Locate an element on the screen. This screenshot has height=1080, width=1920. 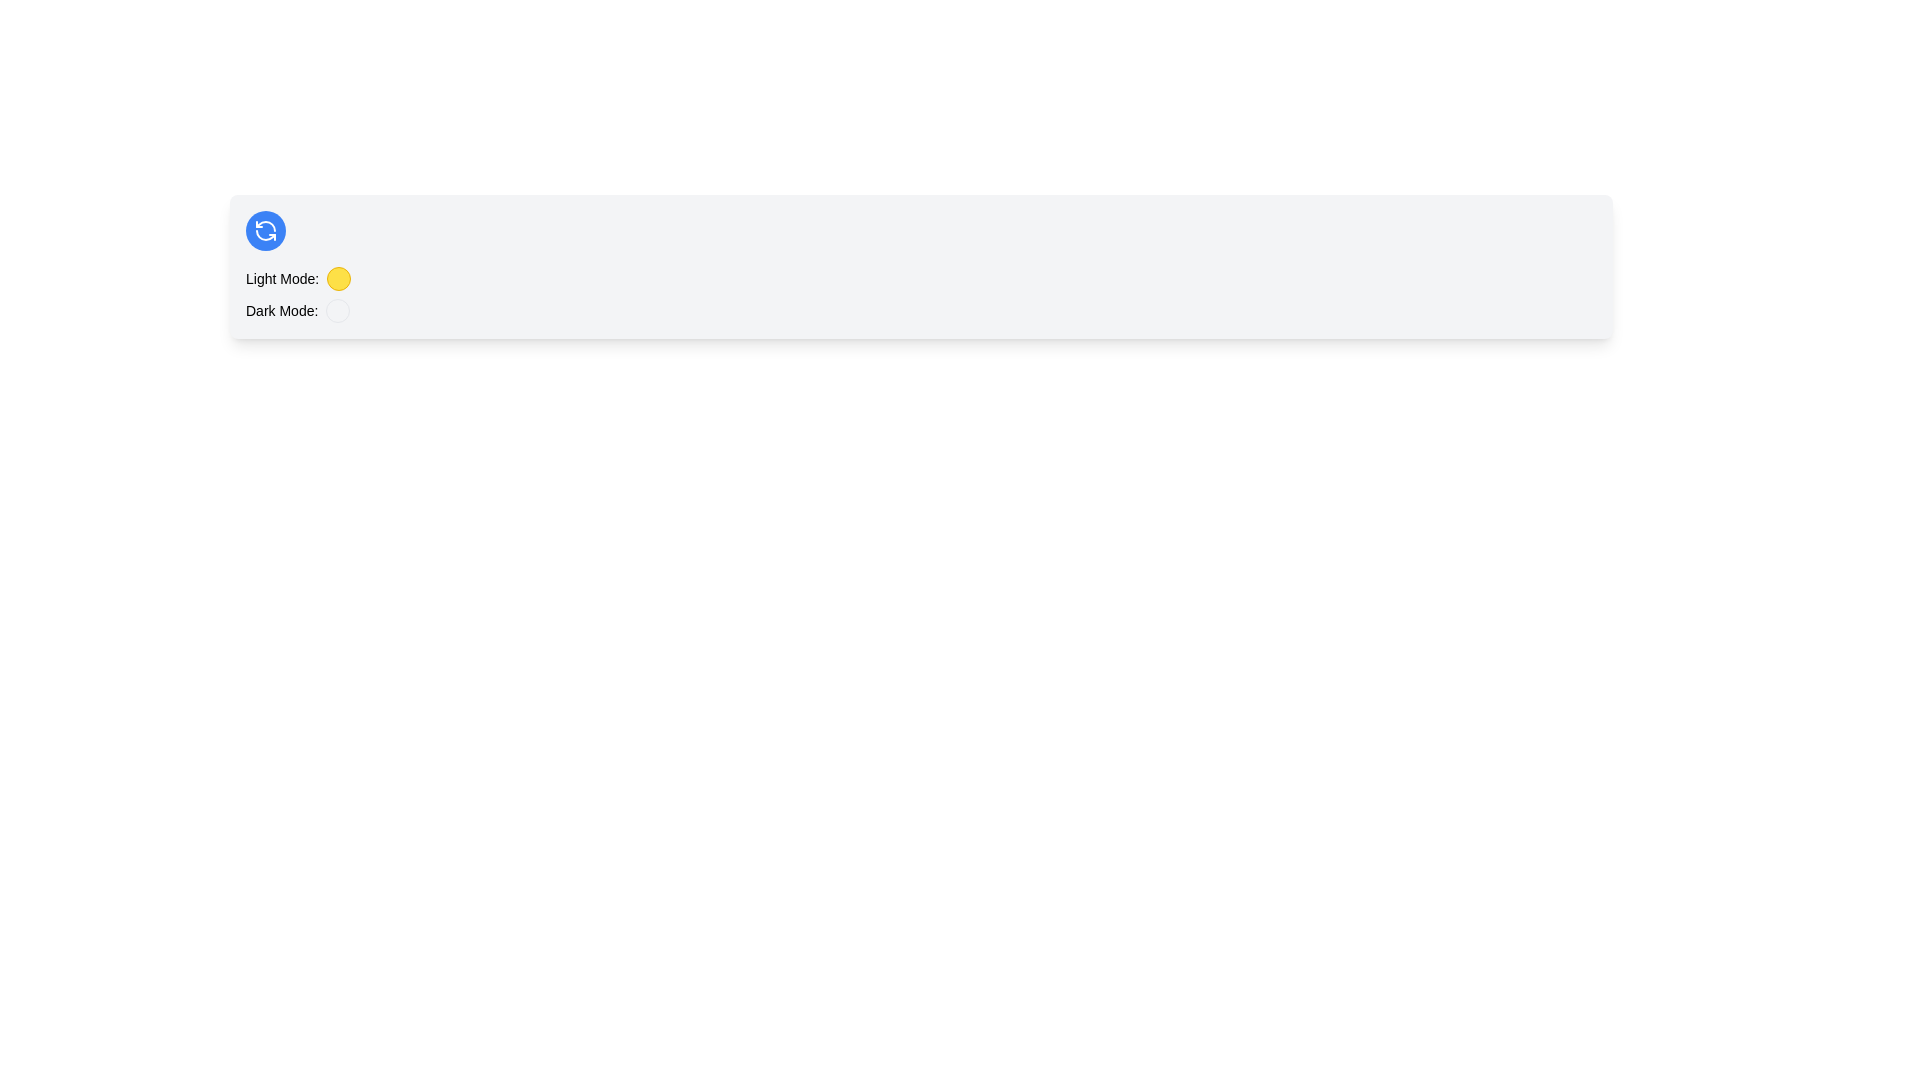
the circular refresh icon button located at the top-left corner of the interface is located at coordinates (264, 230).